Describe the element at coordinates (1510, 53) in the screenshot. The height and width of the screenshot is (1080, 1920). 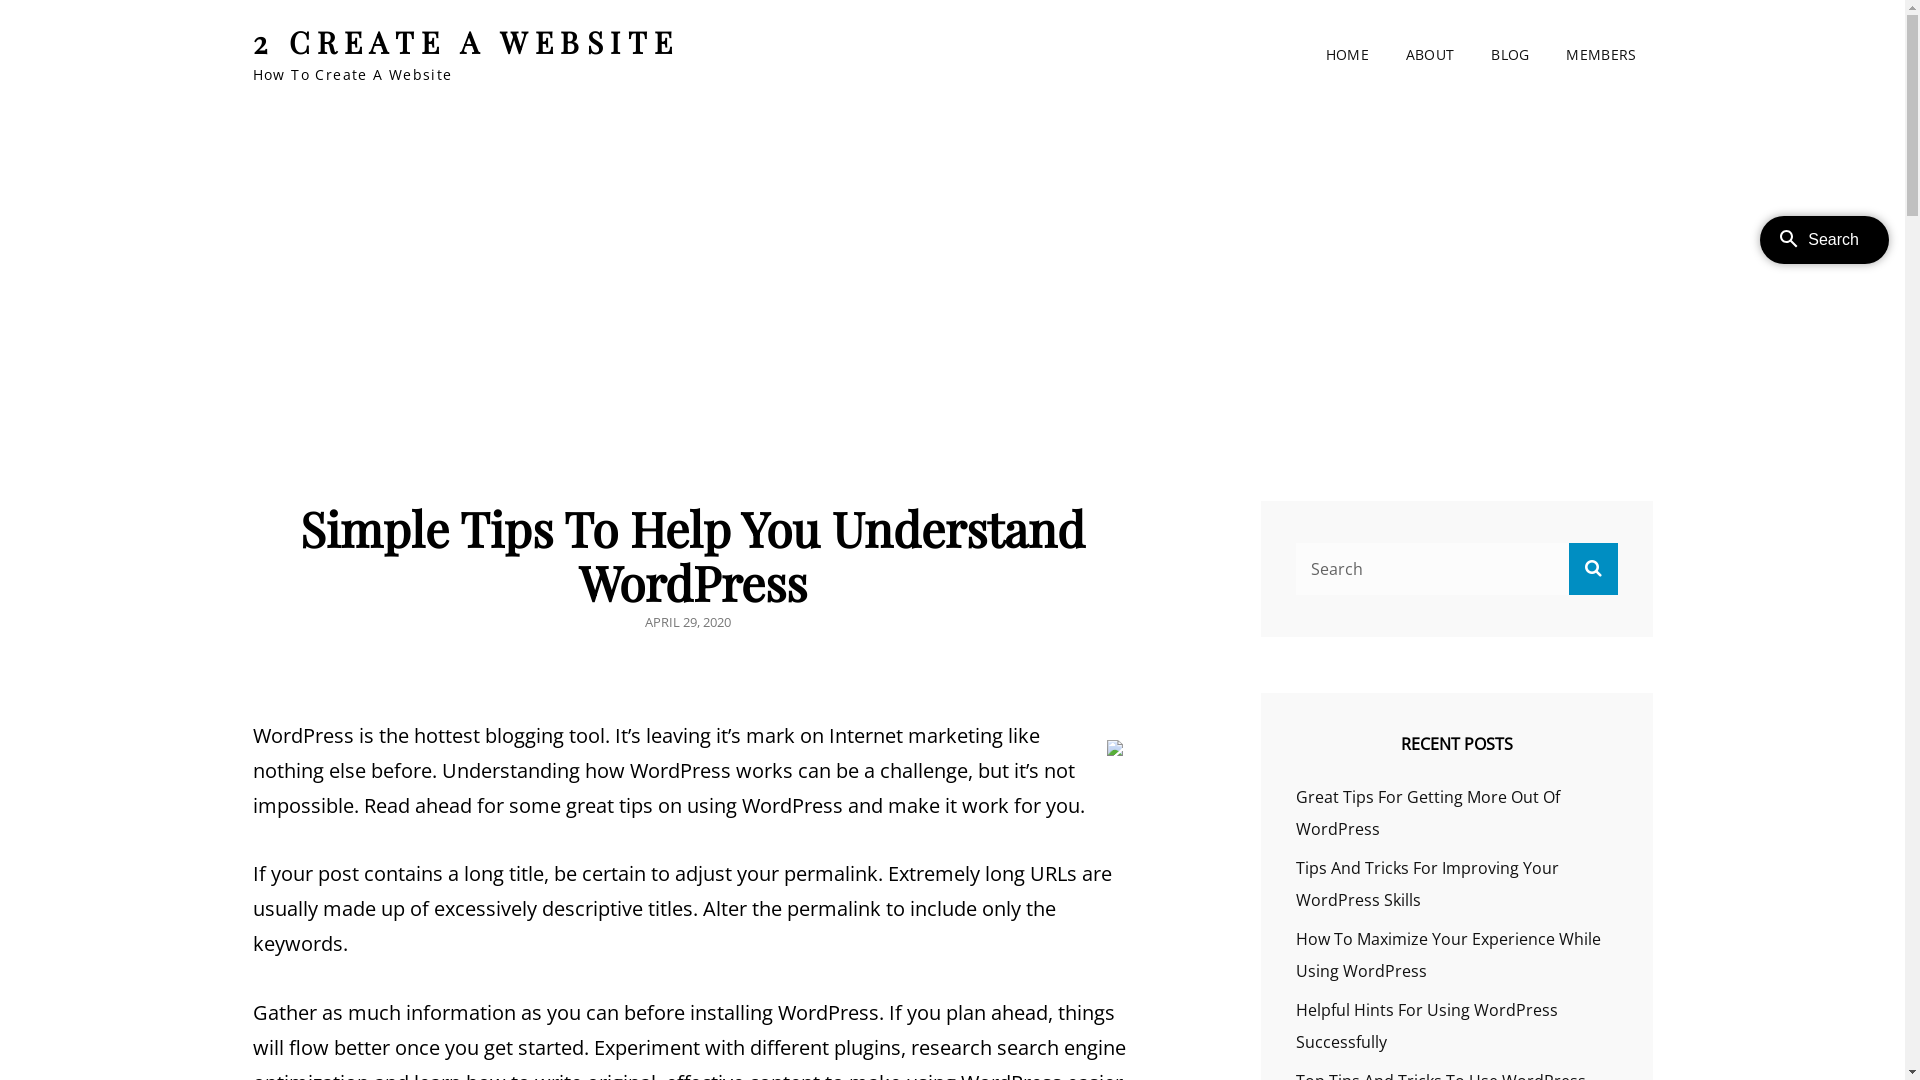
I see `'BLOG'` at that location.